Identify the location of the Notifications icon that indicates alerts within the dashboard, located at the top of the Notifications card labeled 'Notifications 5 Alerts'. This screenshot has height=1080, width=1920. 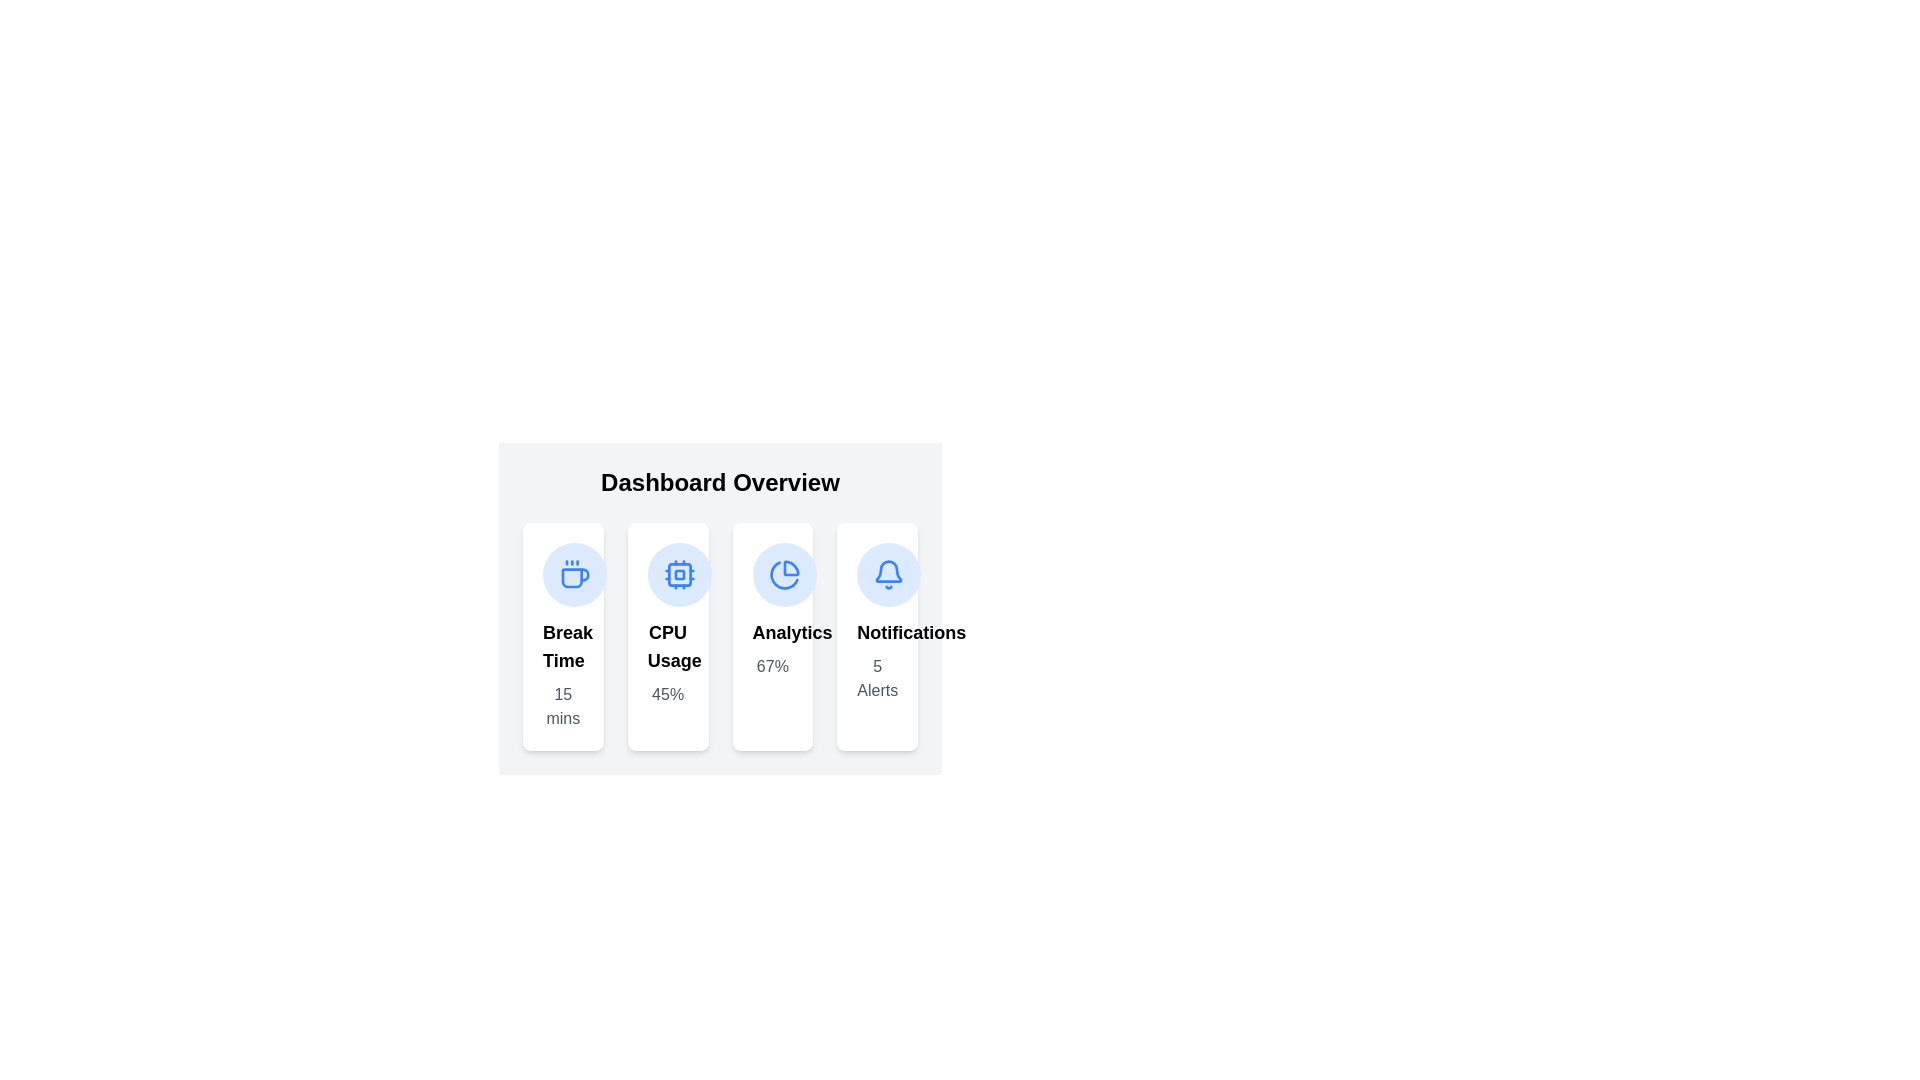
(888, 574).